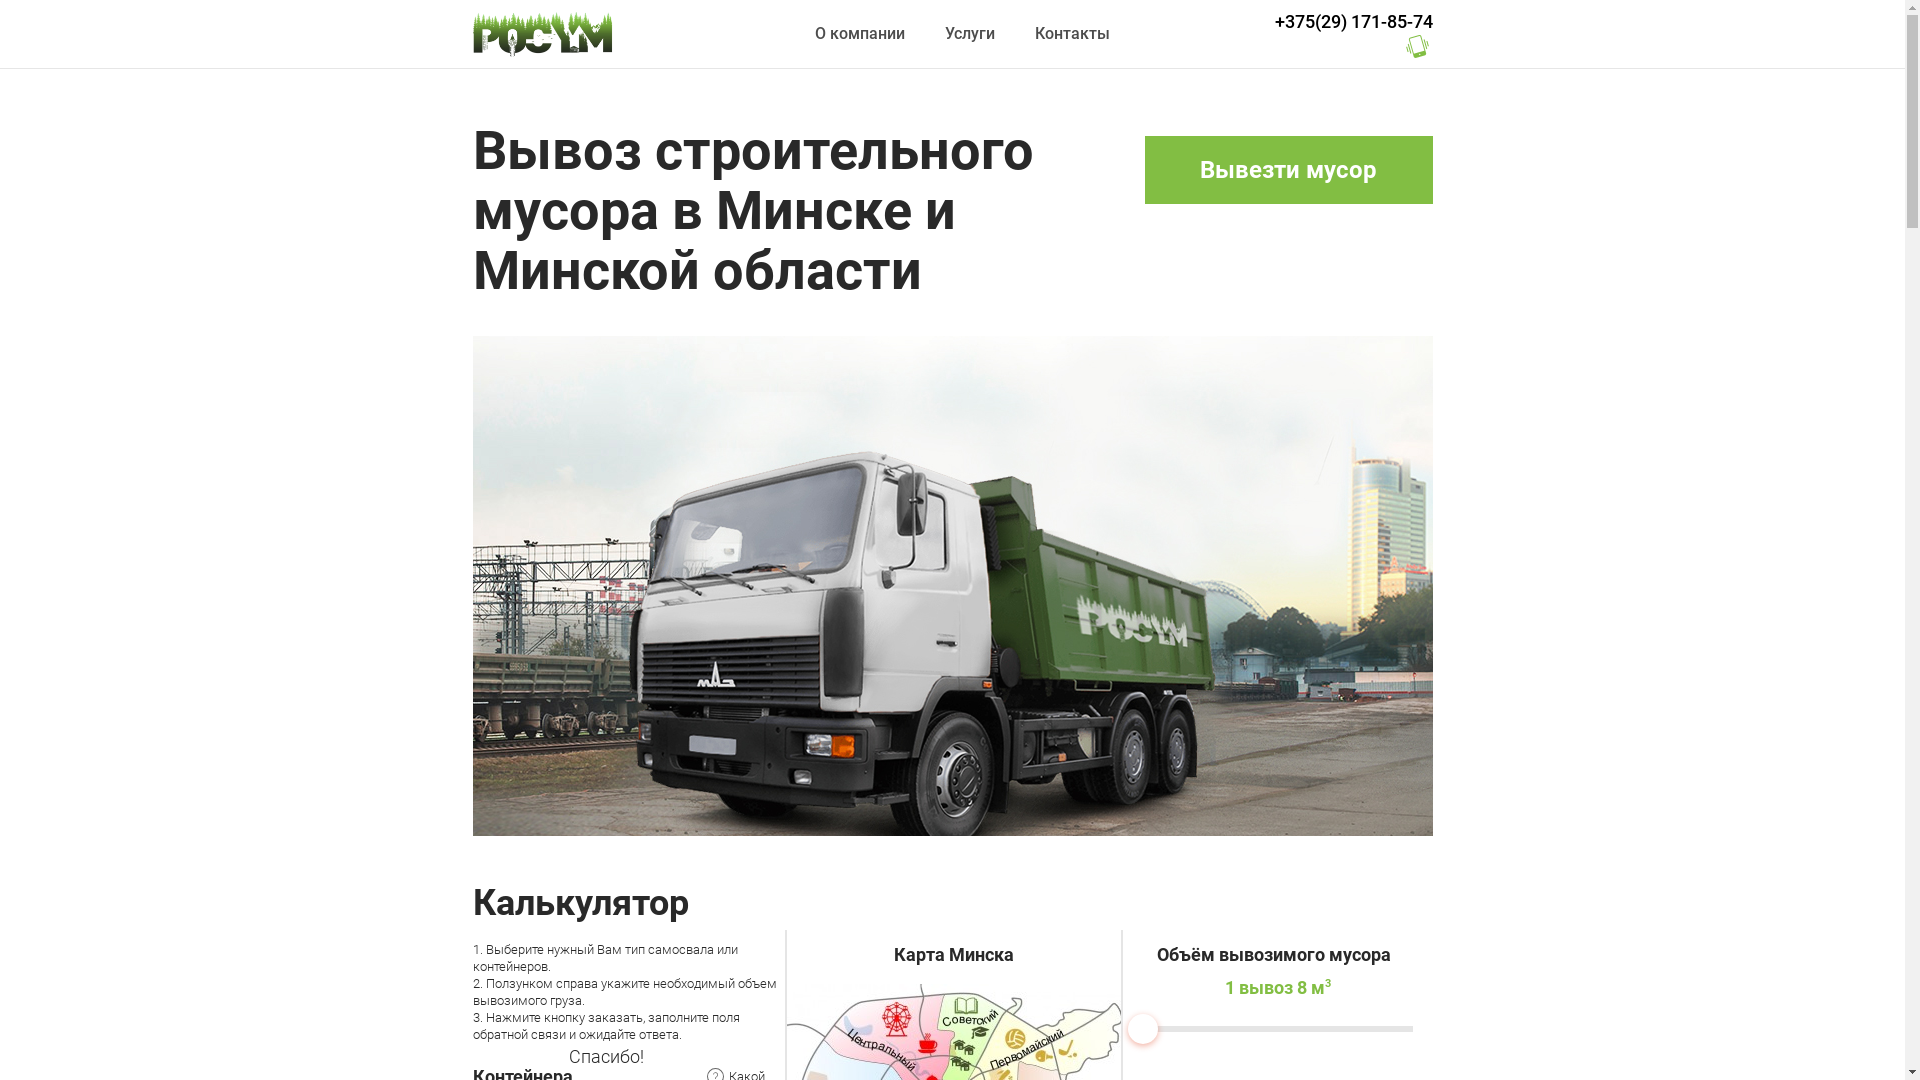  What do you see at coordinates (1353, 20) in the screenshot?
I see `'+375(29) 171-85-74'` at bounding box center [1353, 20].